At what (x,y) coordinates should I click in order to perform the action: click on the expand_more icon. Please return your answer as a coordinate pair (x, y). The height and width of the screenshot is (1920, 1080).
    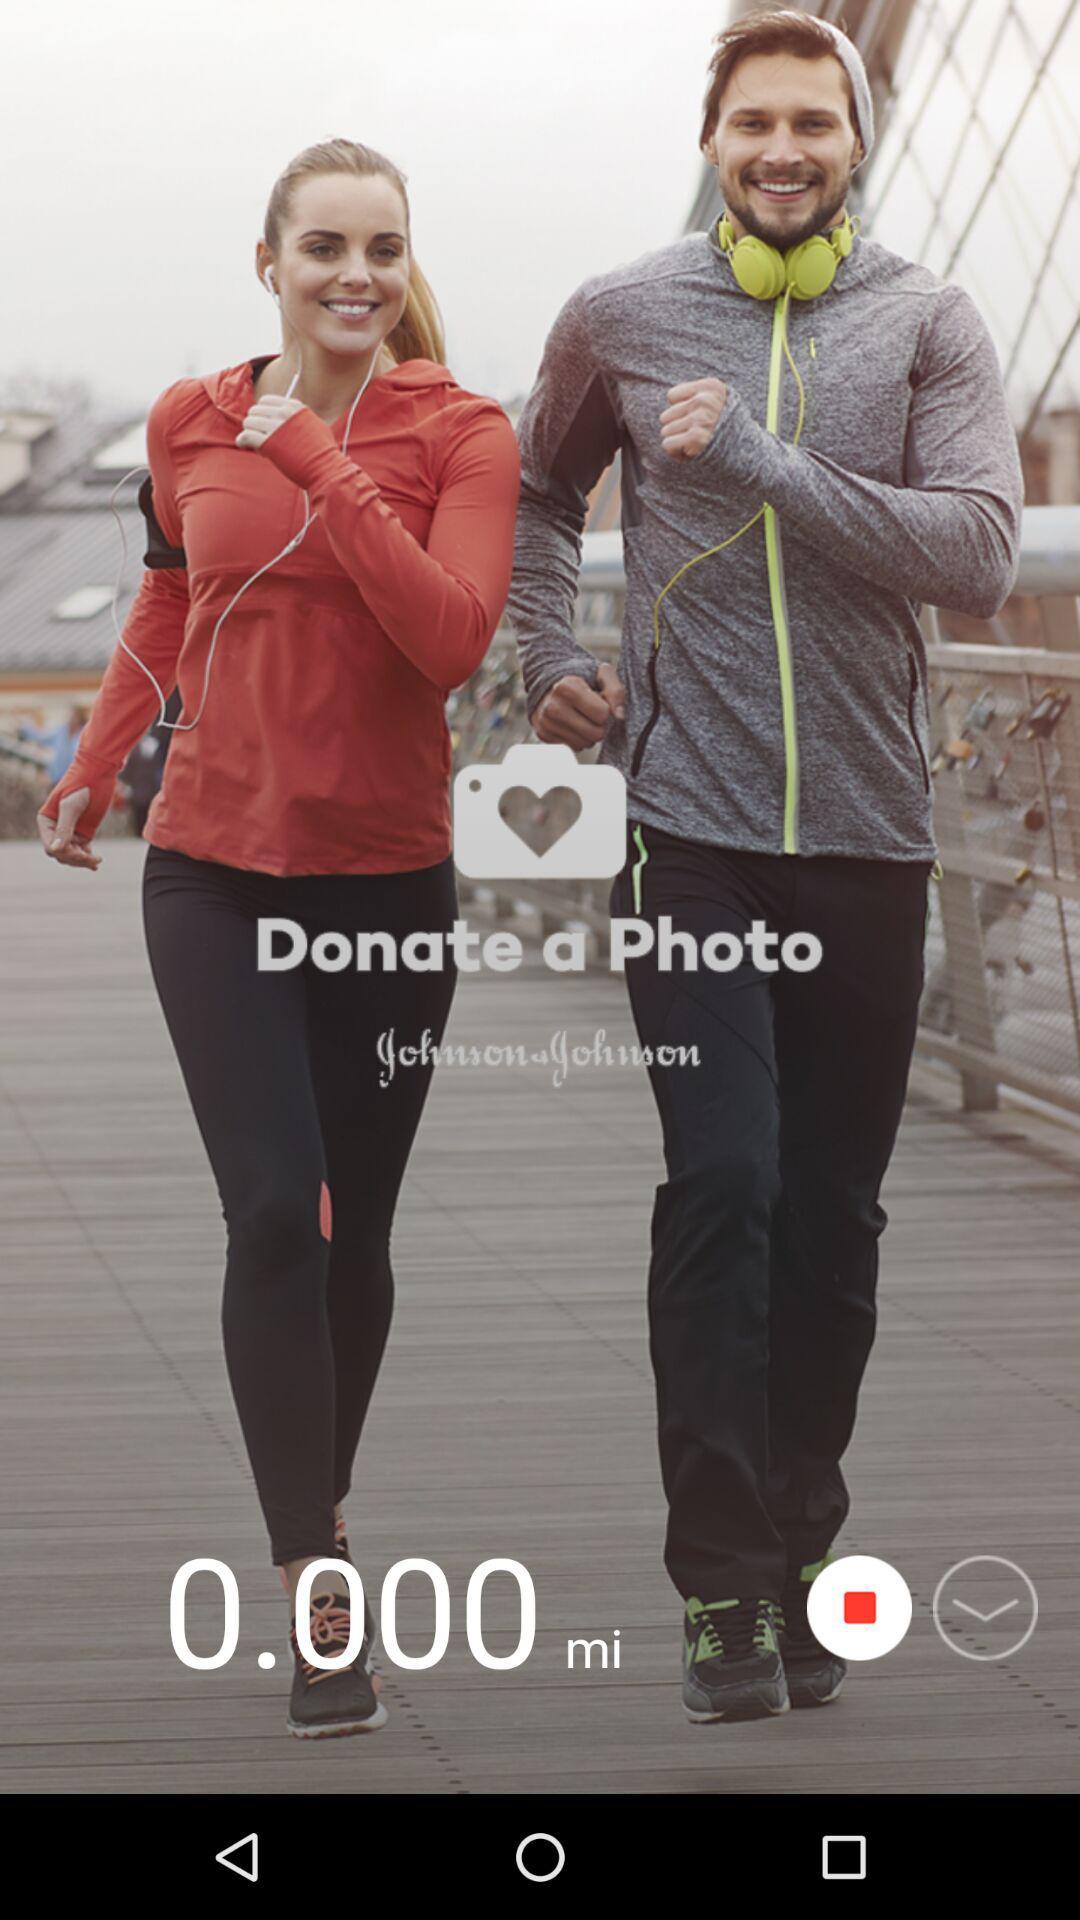
    Looking at the image, I should click on (984, 1608).